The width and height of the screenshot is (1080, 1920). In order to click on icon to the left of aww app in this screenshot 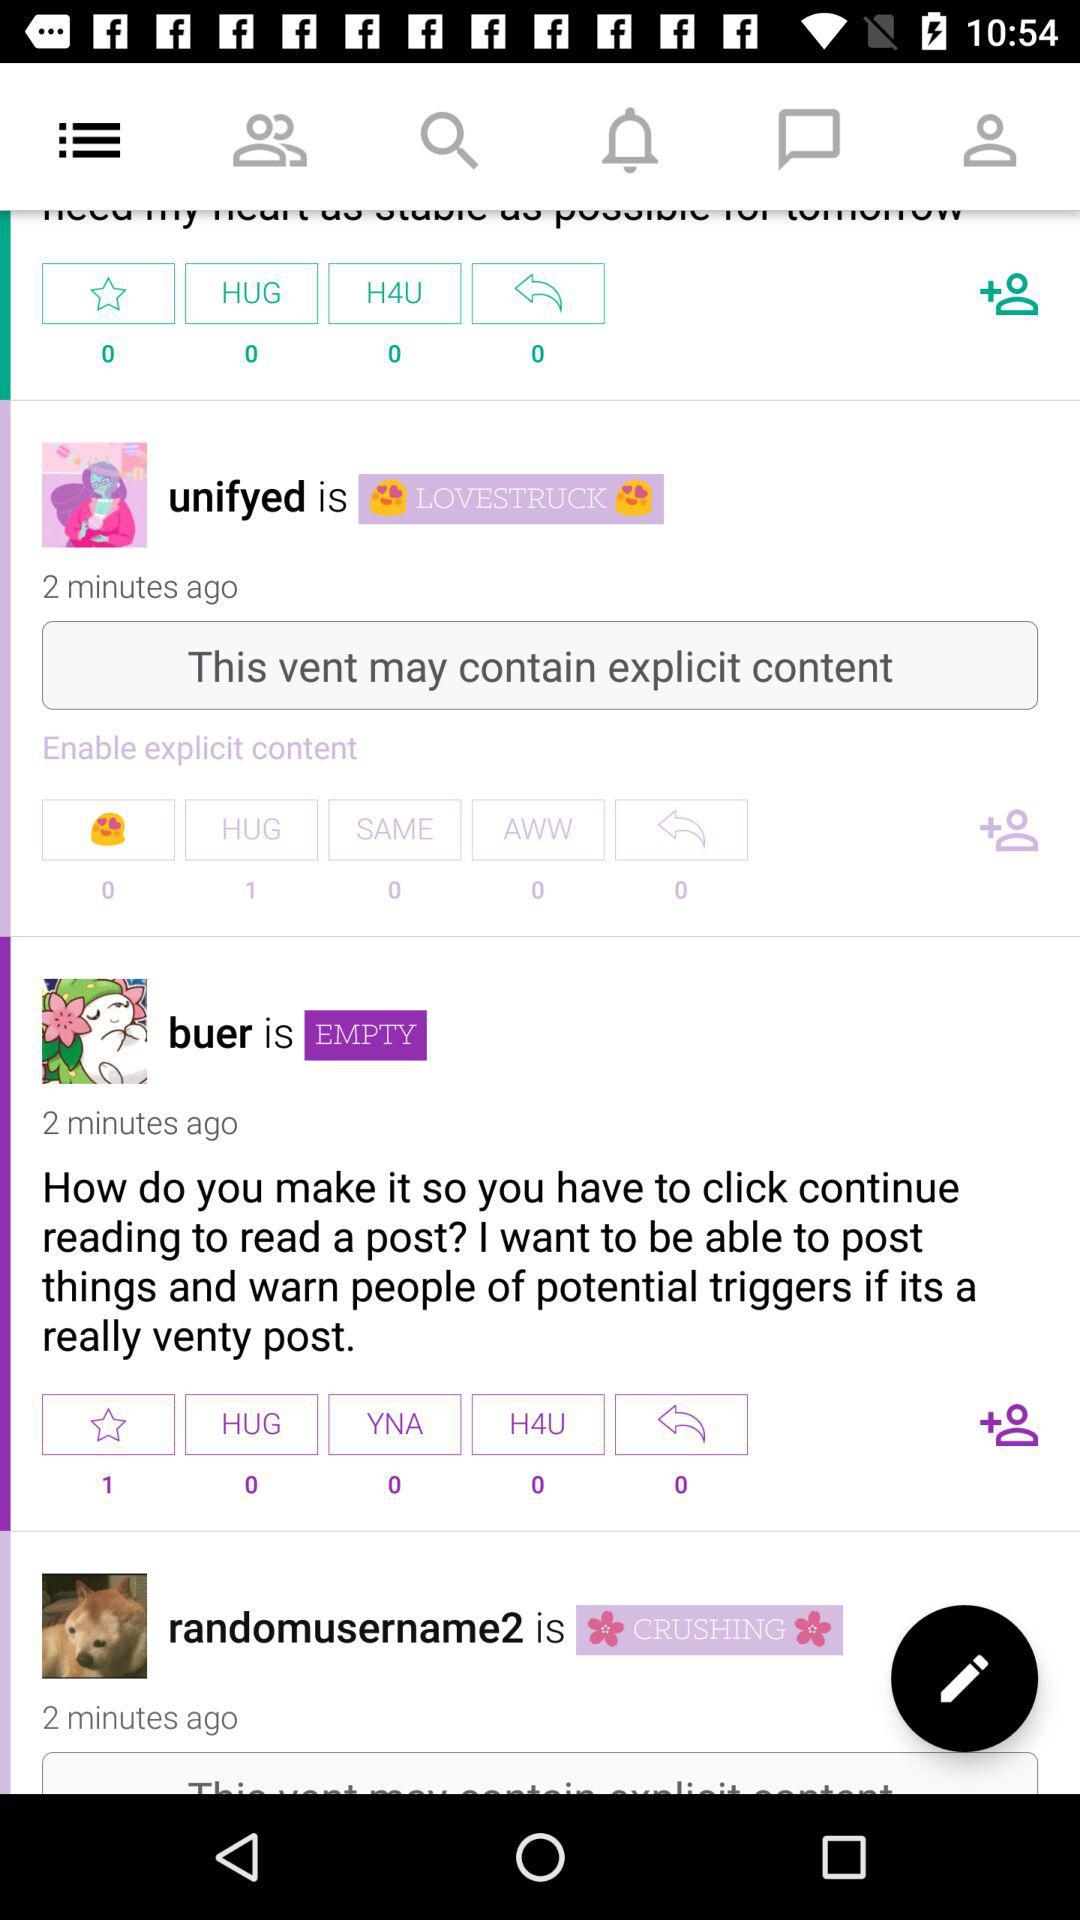, I will do `click(394, 829)`.